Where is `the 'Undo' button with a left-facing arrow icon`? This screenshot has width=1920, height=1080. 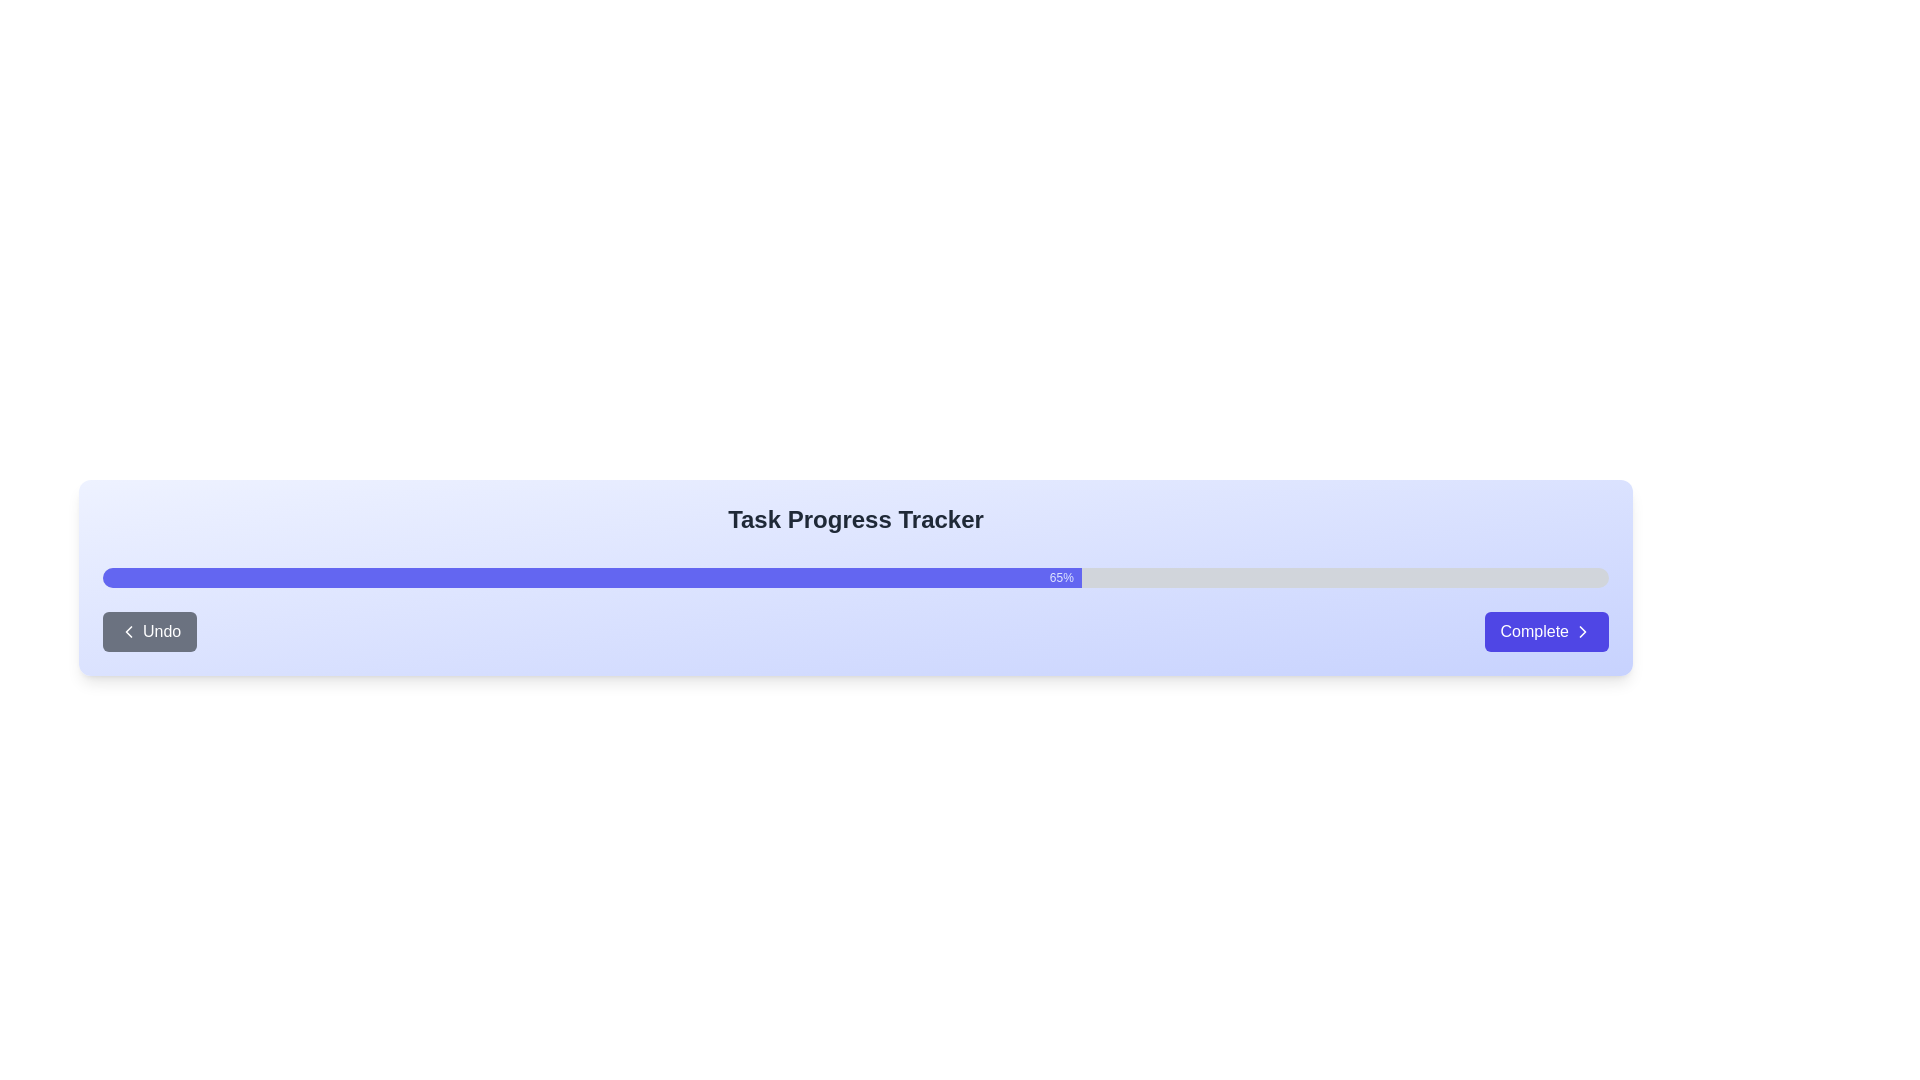 the 'Undo' button with a left-facing arrow icon is located at coordinates (149, 632).